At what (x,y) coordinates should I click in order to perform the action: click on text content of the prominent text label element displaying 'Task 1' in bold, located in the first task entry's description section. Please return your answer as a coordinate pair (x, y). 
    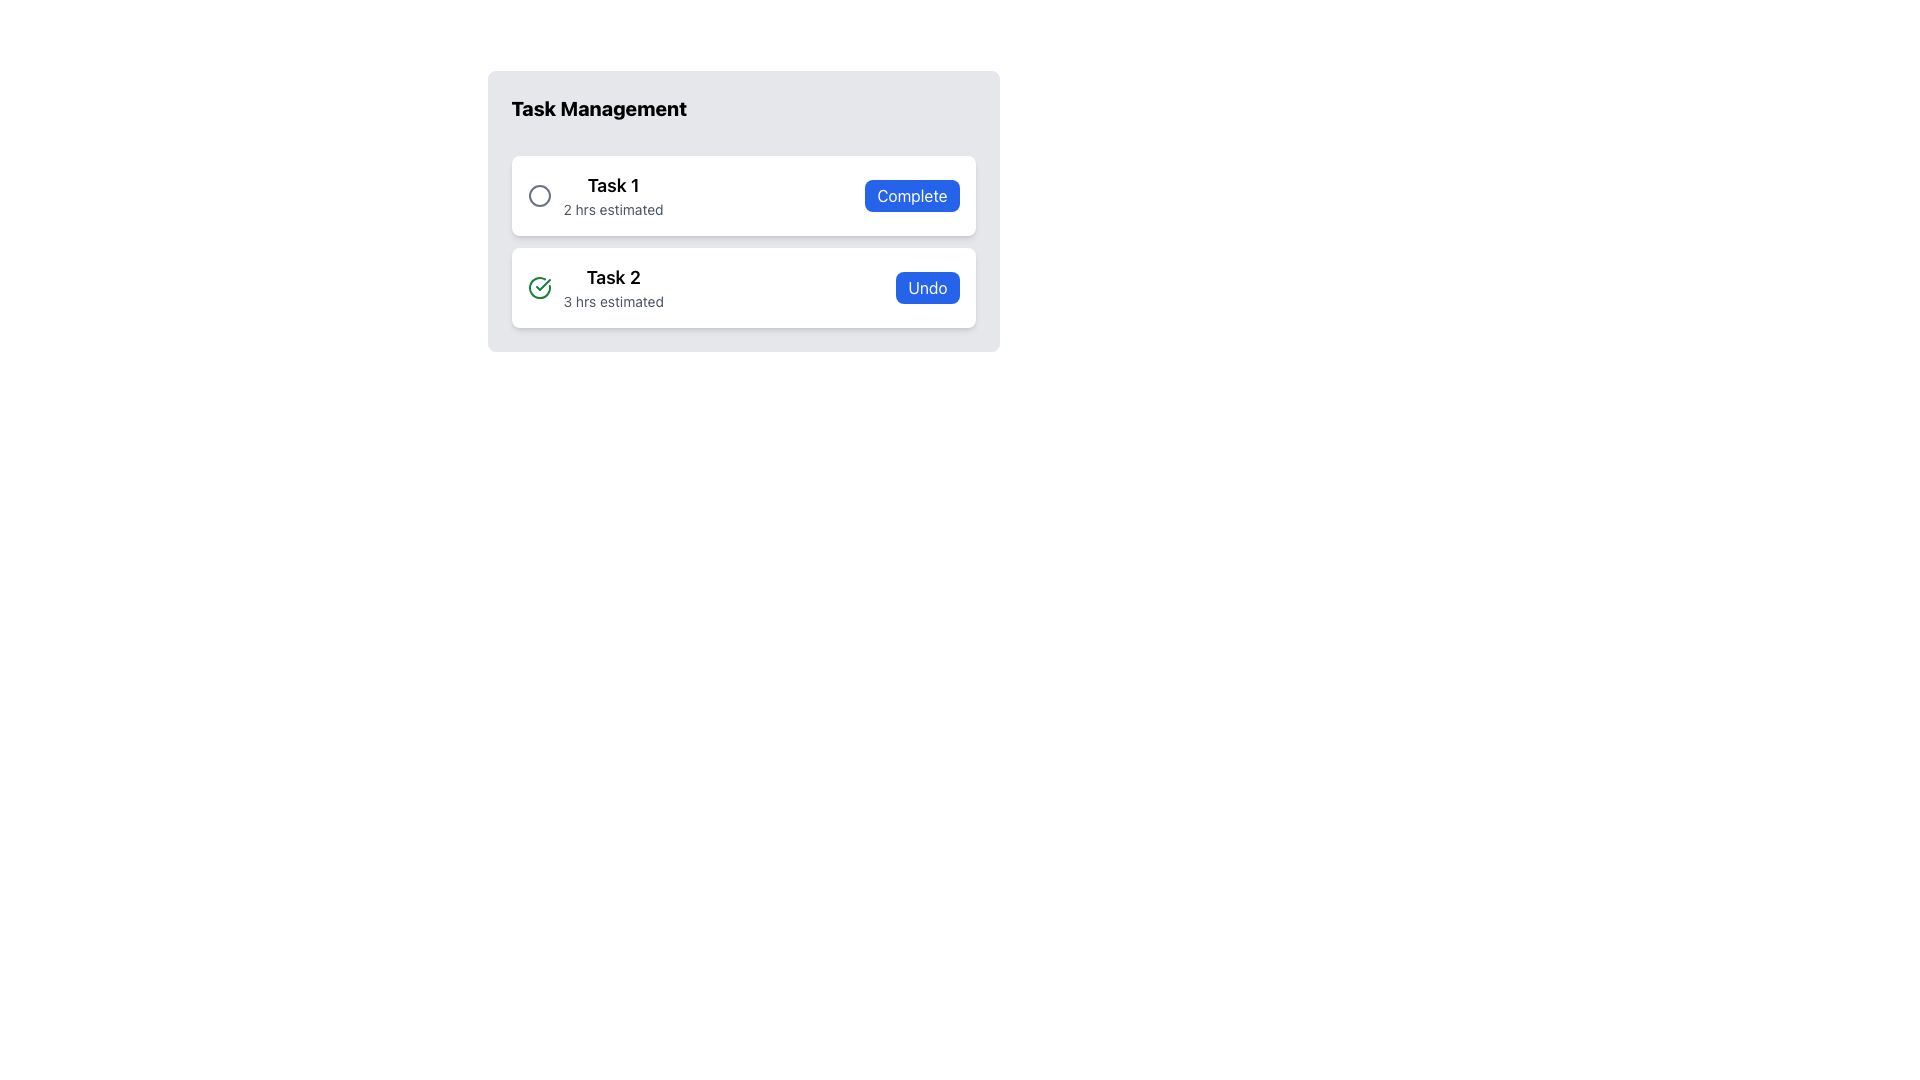
    Looking at the image, I should click on (612, 185).